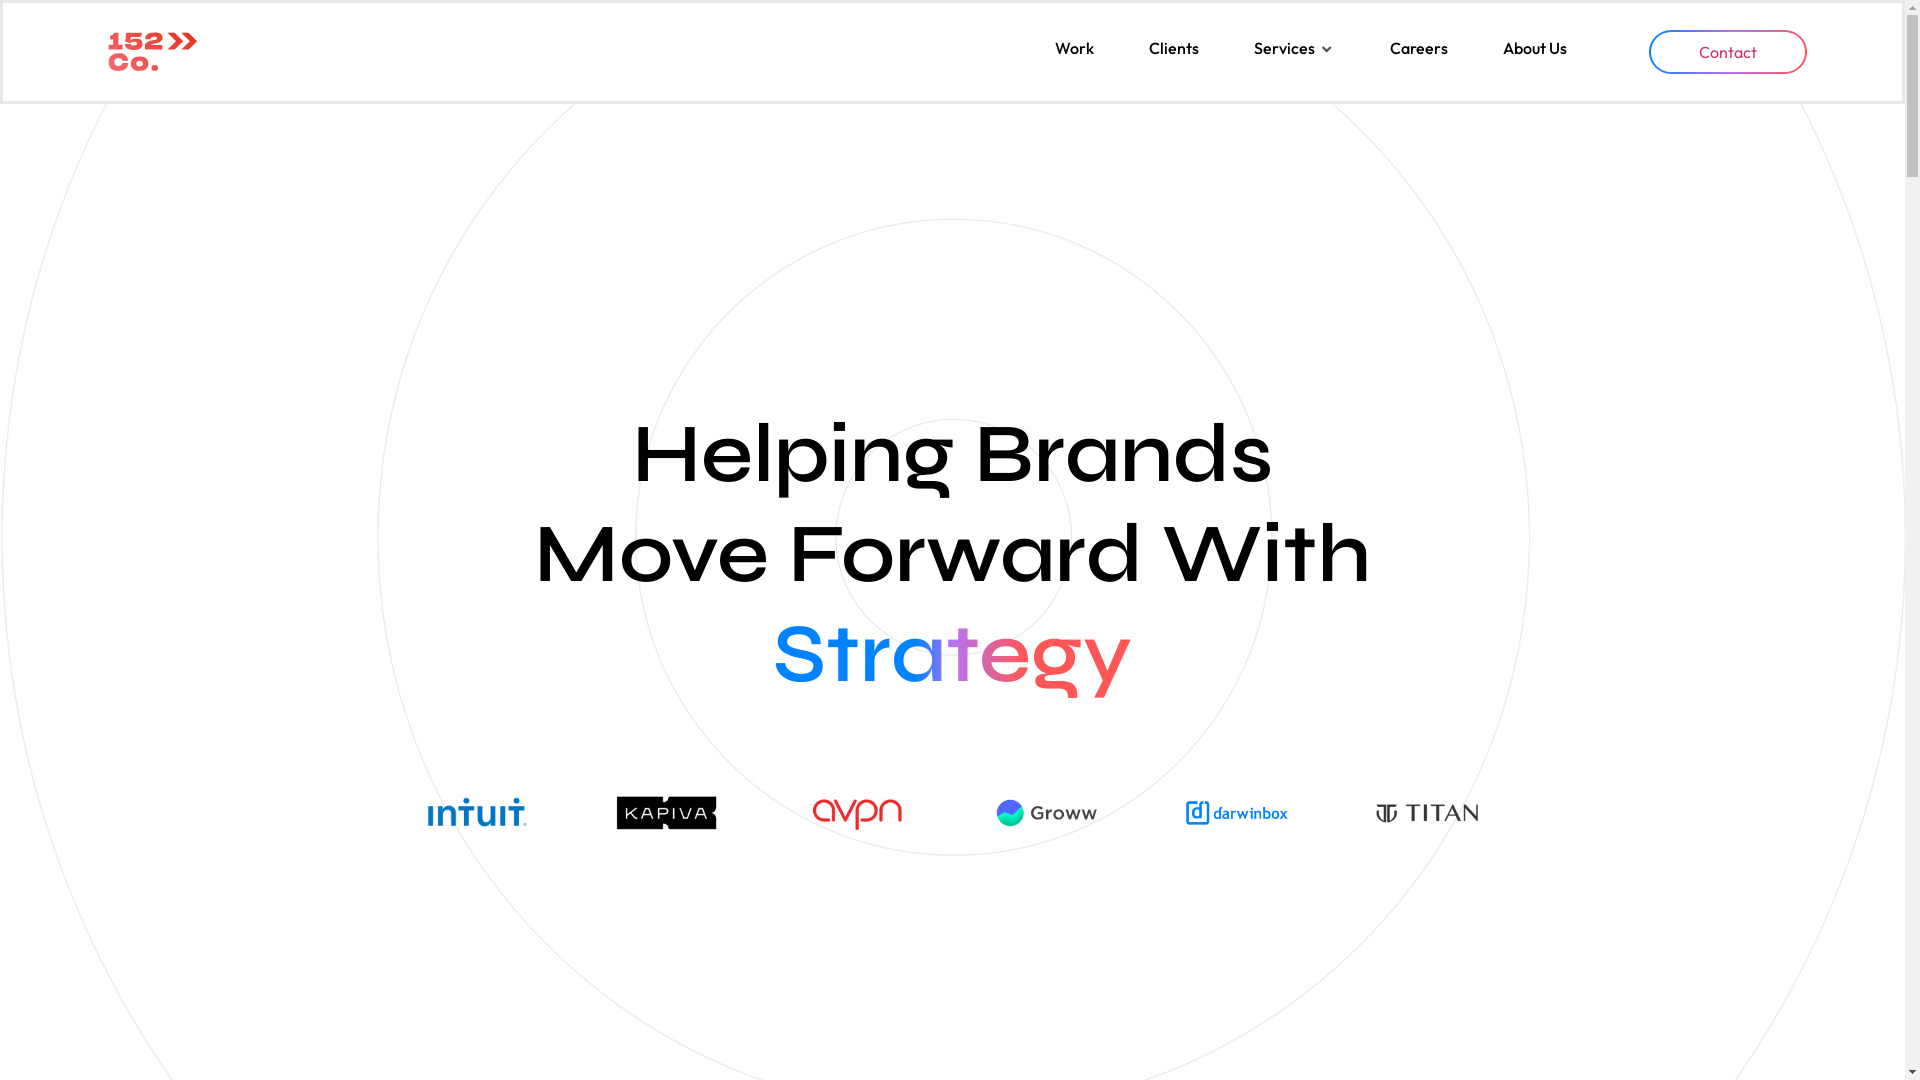  Describe the element at coordinates (1727, 51) in the screenshot. I see `'Contact'` at that location.